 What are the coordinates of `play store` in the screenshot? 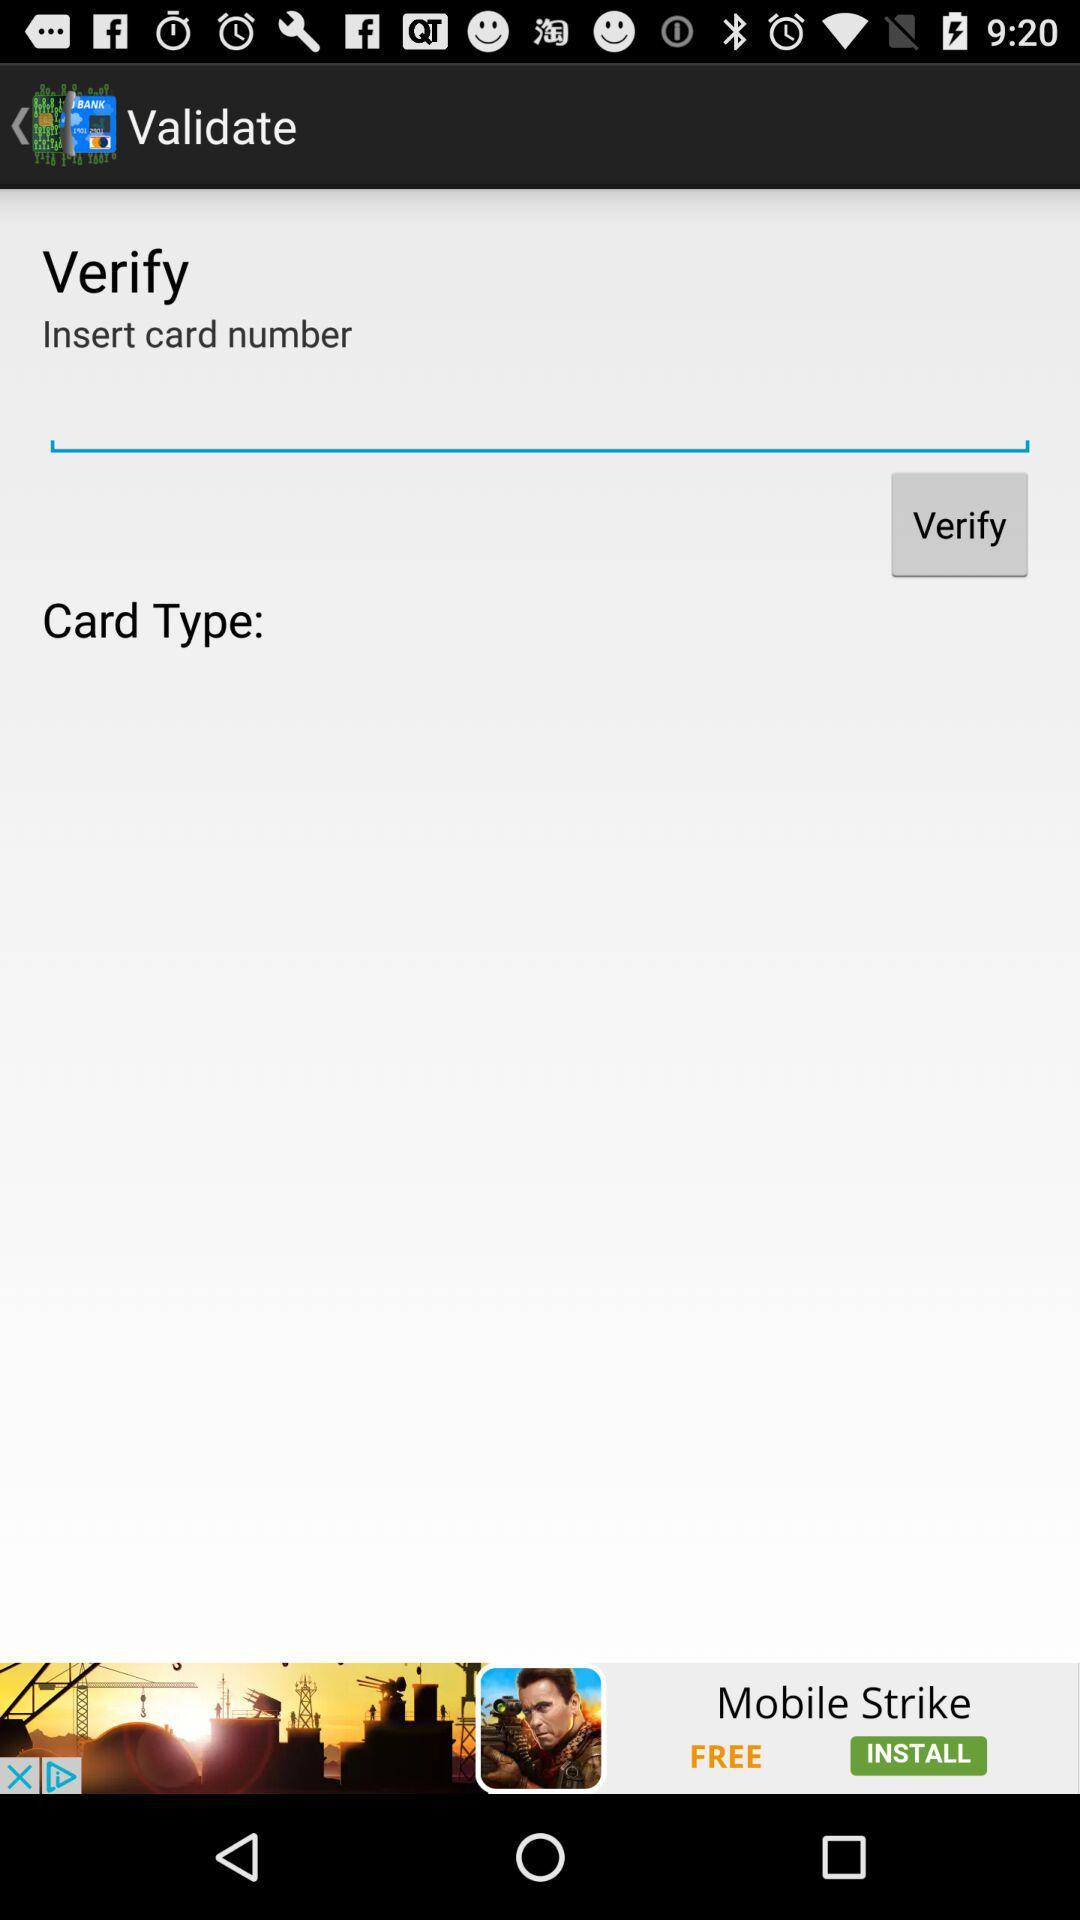 It's located at (540, 1727).